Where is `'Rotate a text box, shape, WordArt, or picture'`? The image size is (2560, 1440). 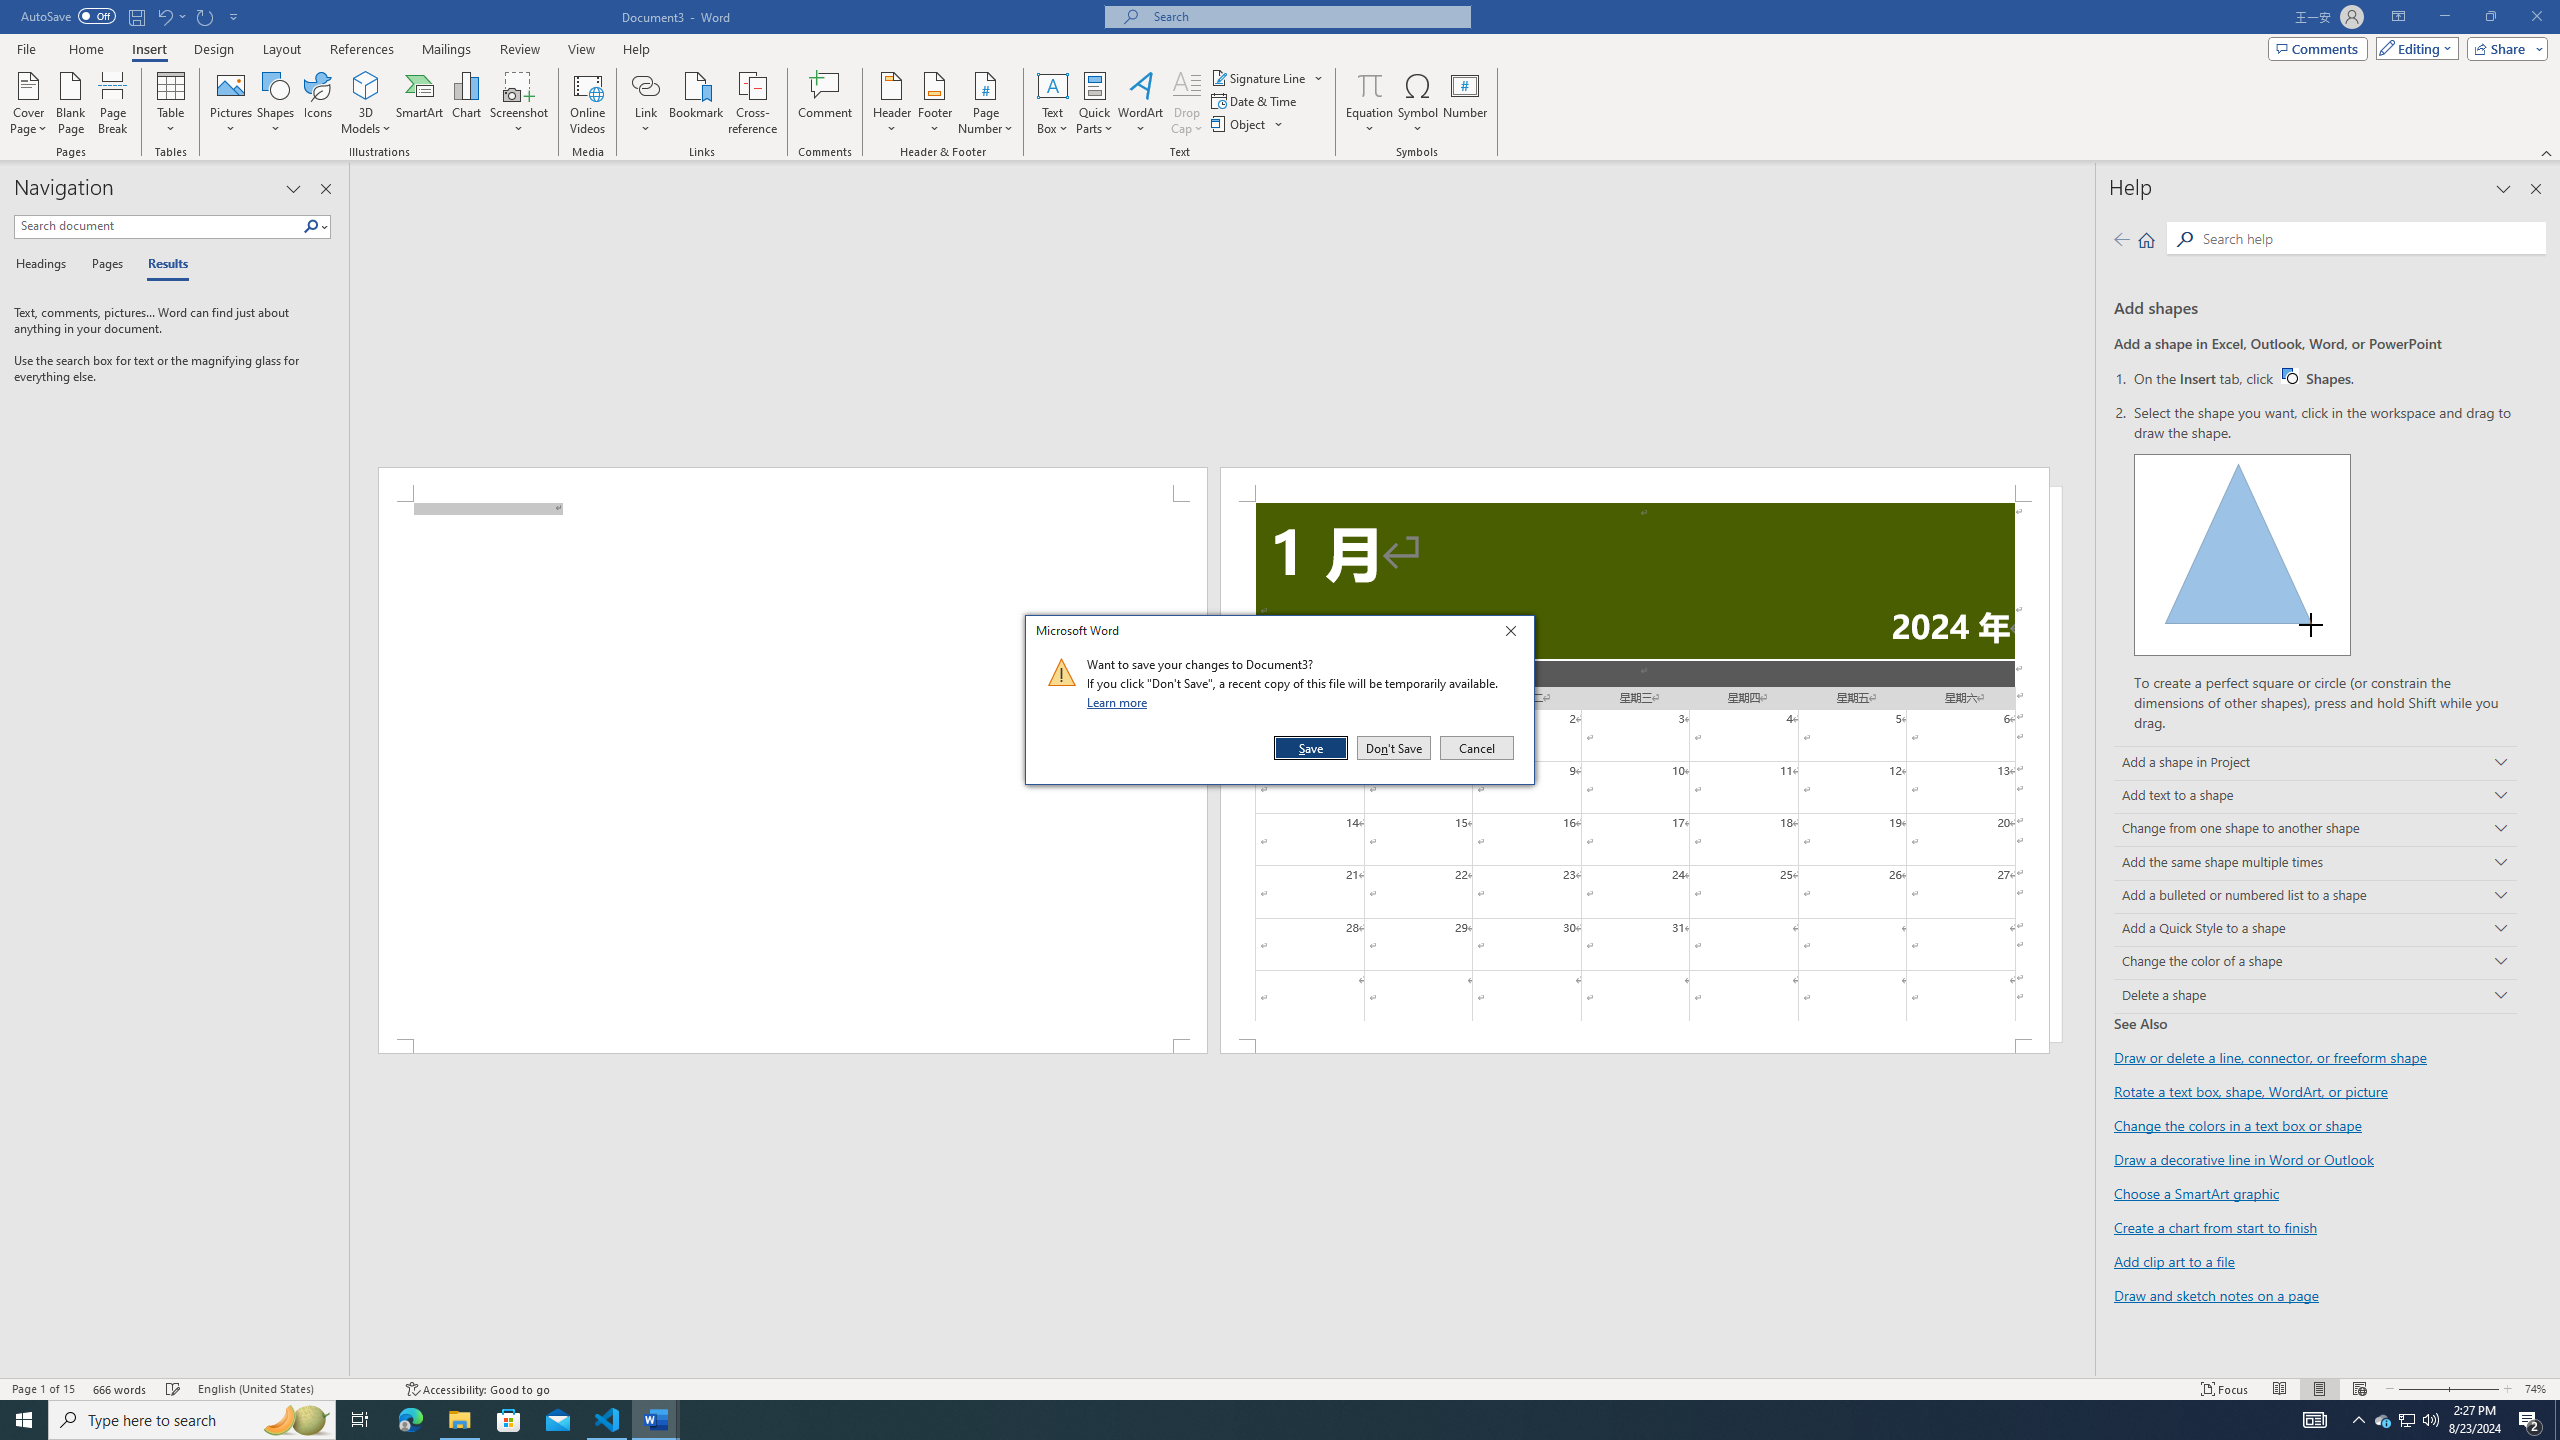 'Rotate a text box, shape, WordArt, or picture' is located at coordinates (2250, 1091).